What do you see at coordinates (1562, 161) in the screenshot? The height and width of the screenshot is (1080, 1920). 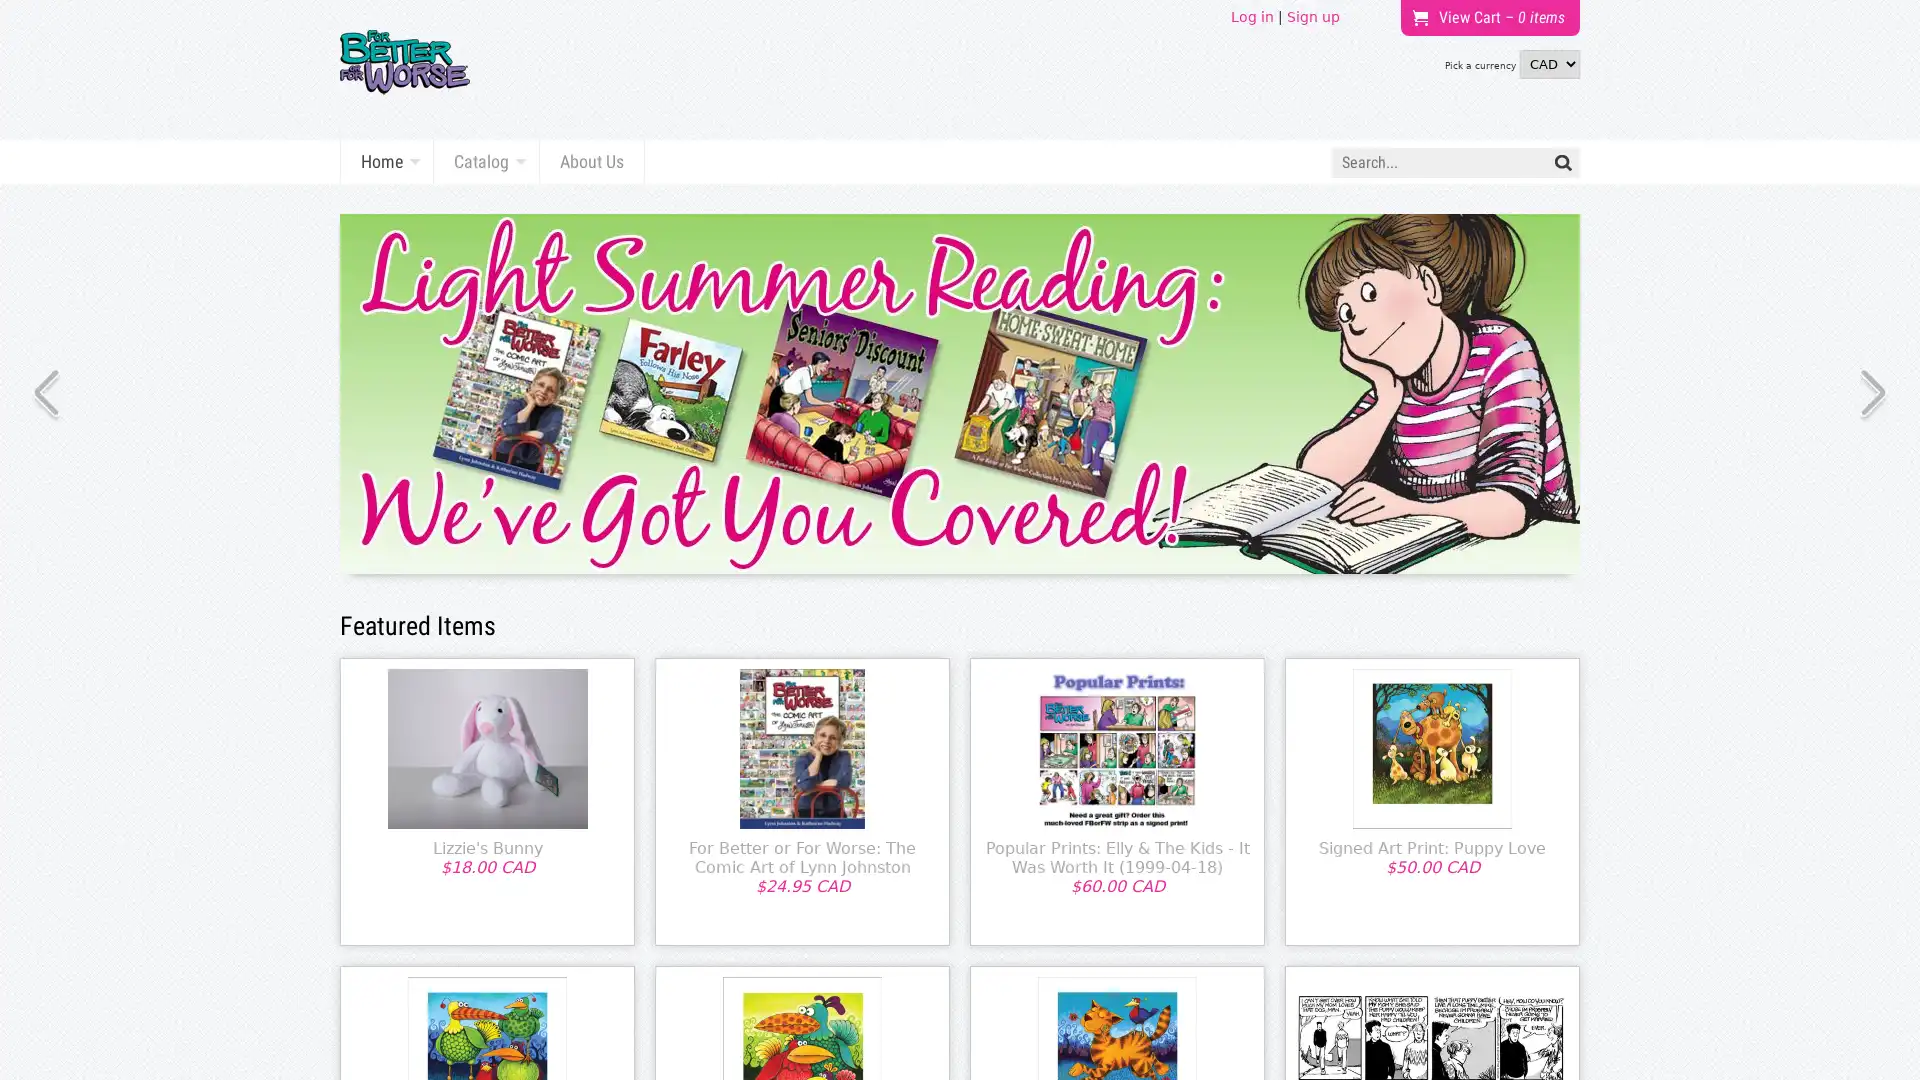 I see `Search` at bounding box center [1562, 161].